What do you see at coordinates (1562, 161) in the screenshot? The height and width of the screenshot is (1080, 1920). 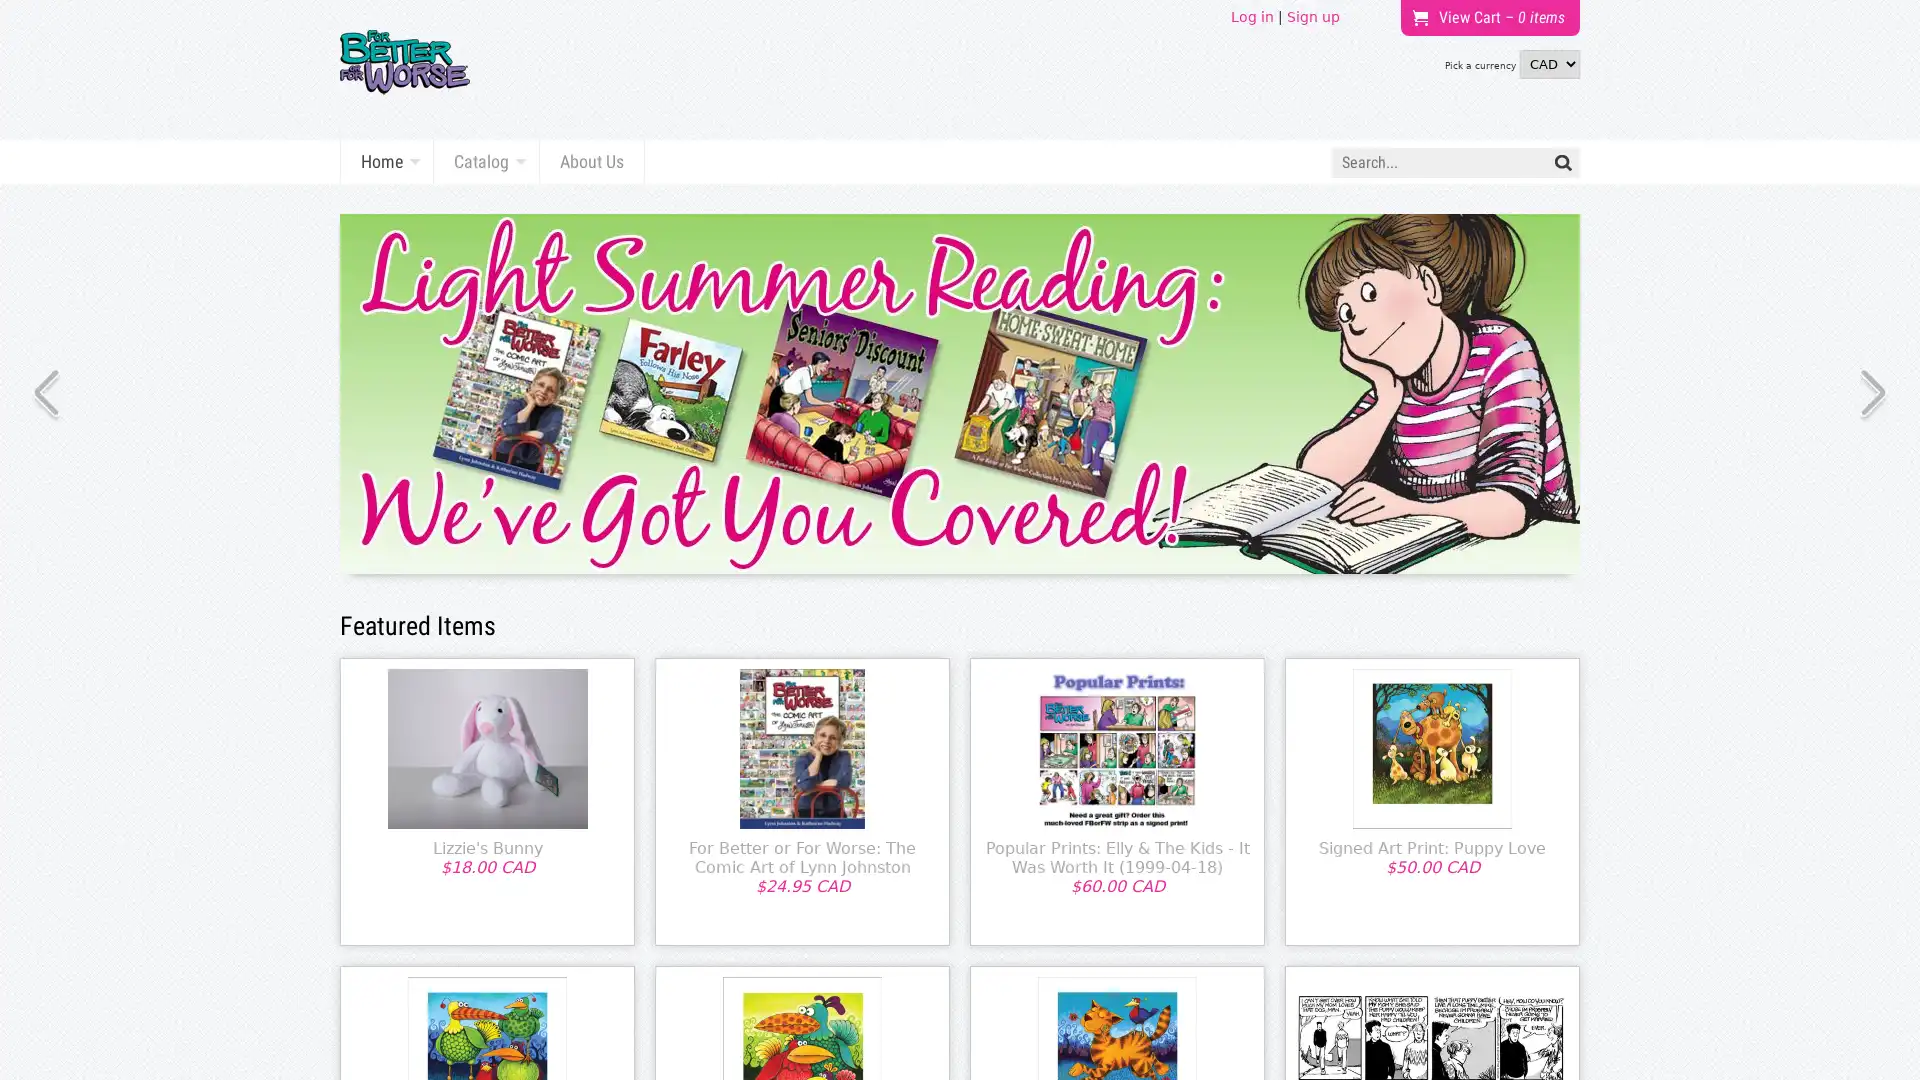 I see `Search` at bounding box center [1562, 161].